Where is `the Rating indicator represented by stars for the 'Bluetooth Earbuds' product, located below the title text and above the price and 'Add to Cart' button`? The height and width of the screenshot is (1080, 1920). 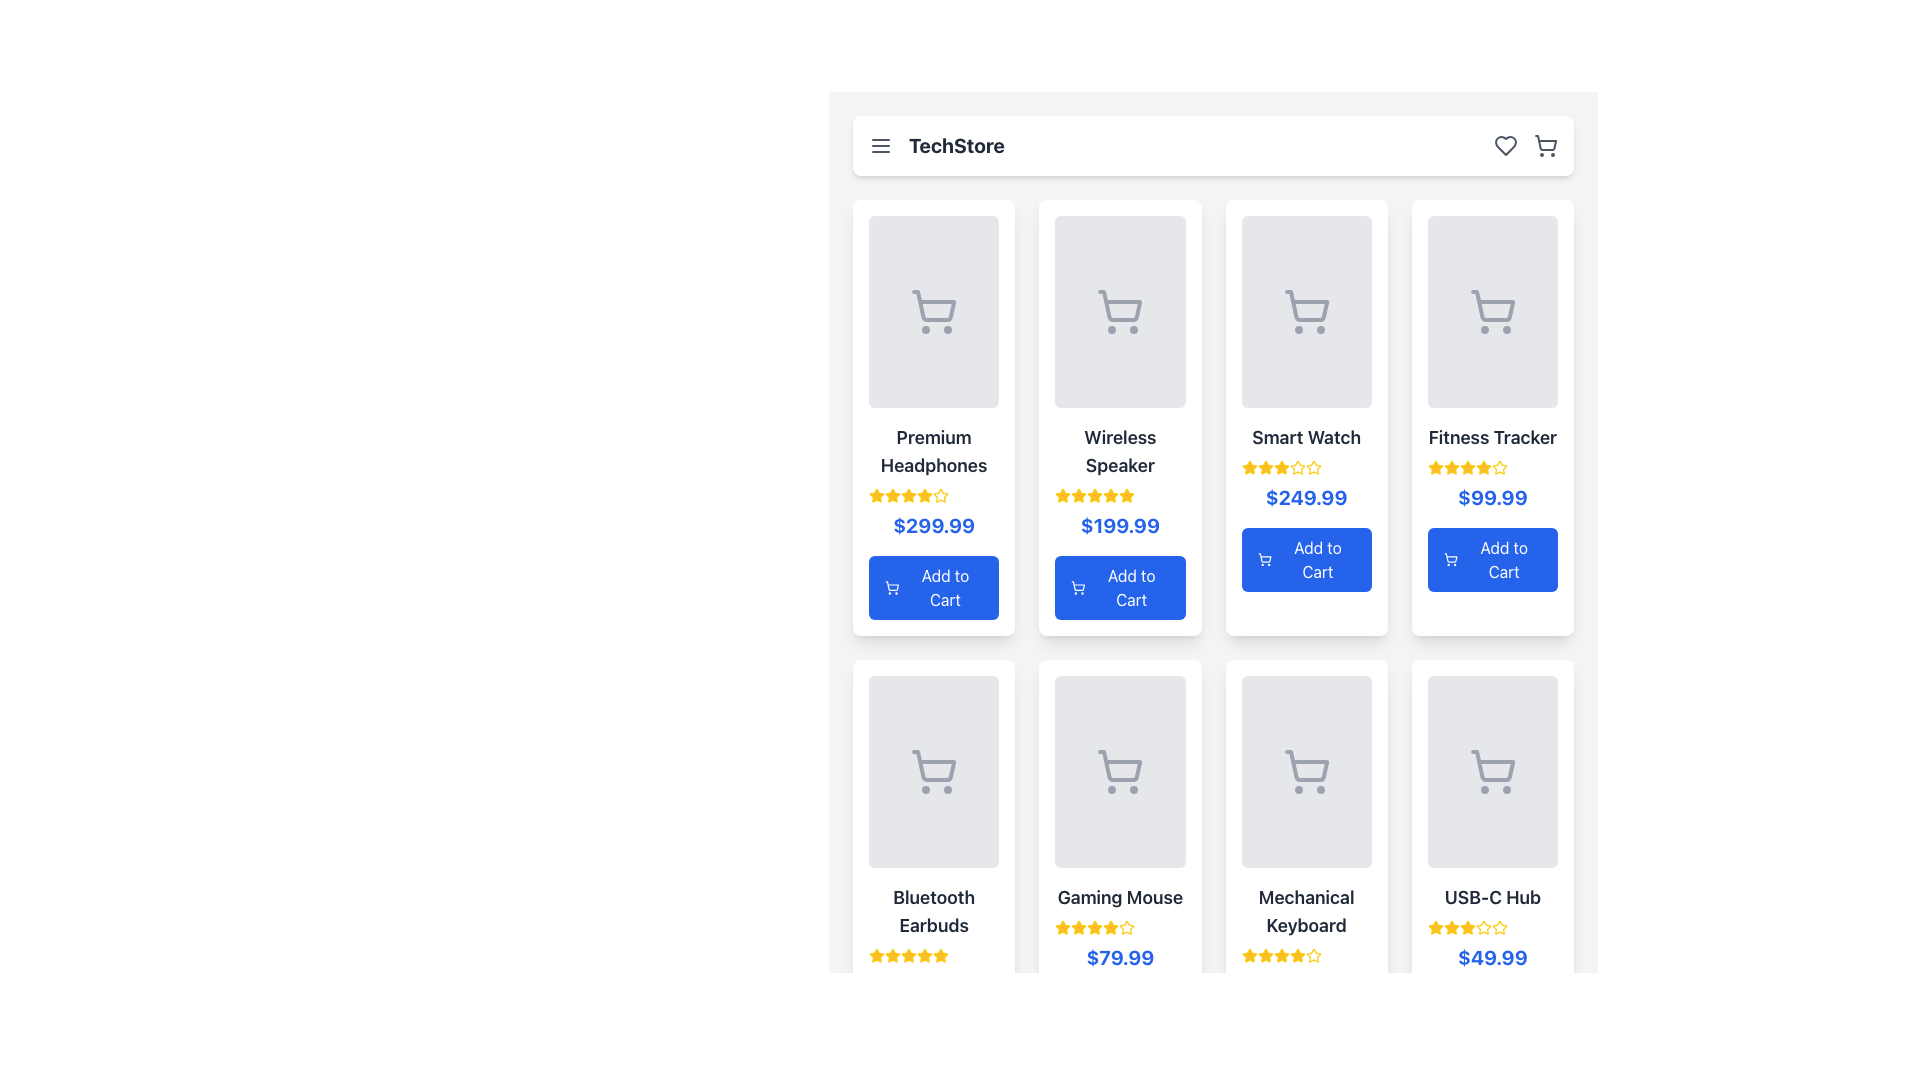 the Rating indicator represented by stars for the 'Bluetooth Earbuds' product, located below the title text and above the price and 'Add to Cart' button is located at coordinates (933, 955).